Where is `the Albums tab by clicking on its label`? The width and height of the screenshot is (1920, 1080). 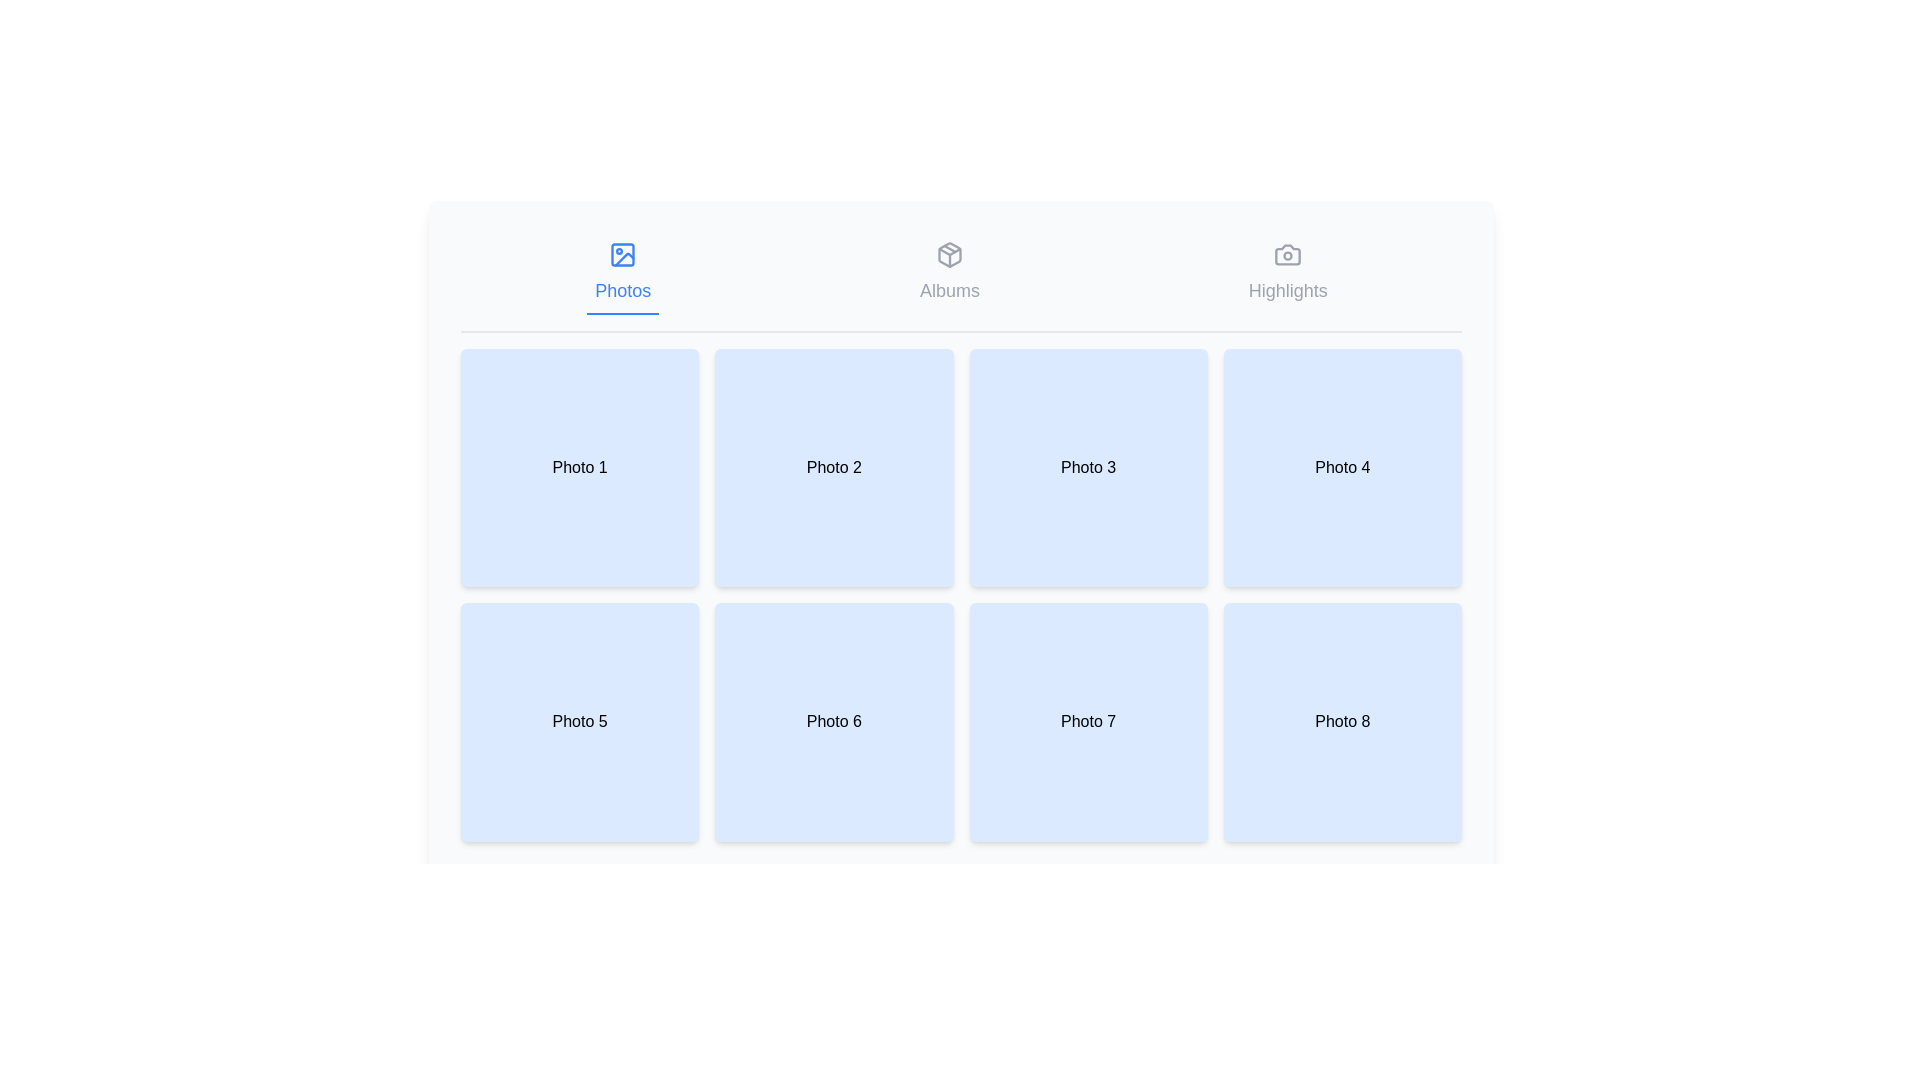 the Albums tab by clicking on its label is located at coordinates (949, 273).